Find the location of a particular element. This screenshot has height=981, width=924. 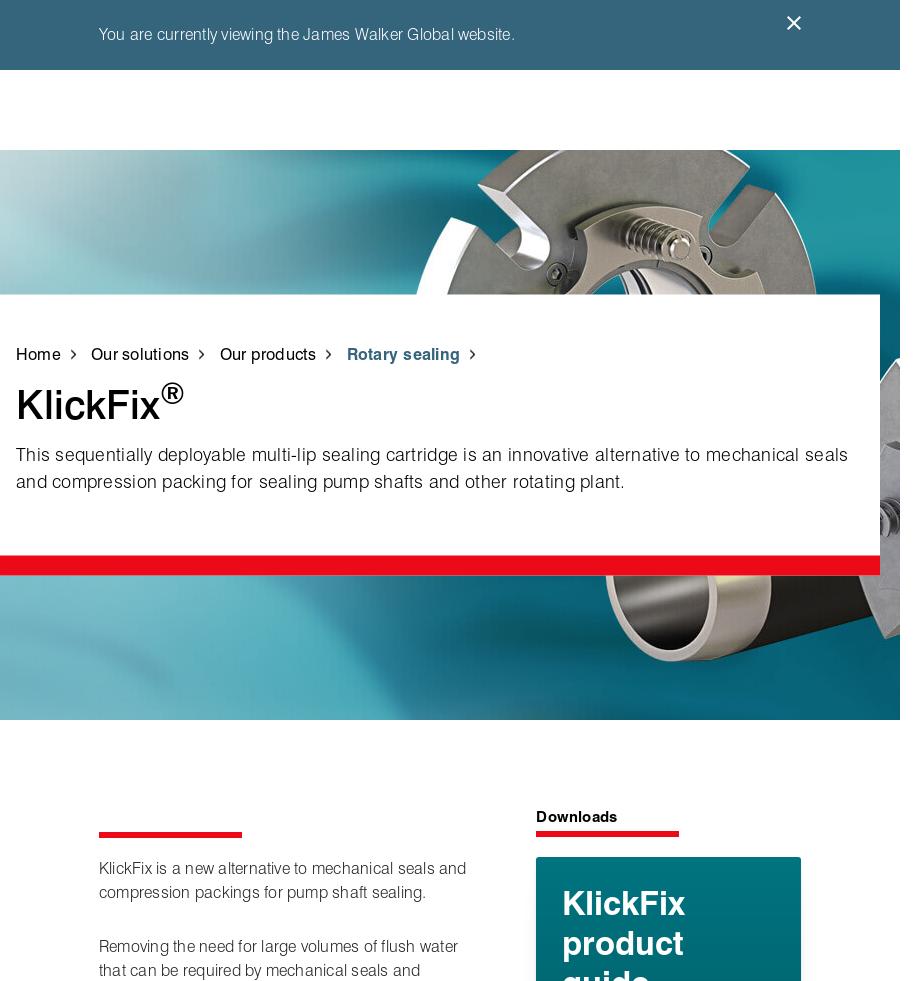

'KlickFix cartridge seal' is located at coordinates (239, 258).